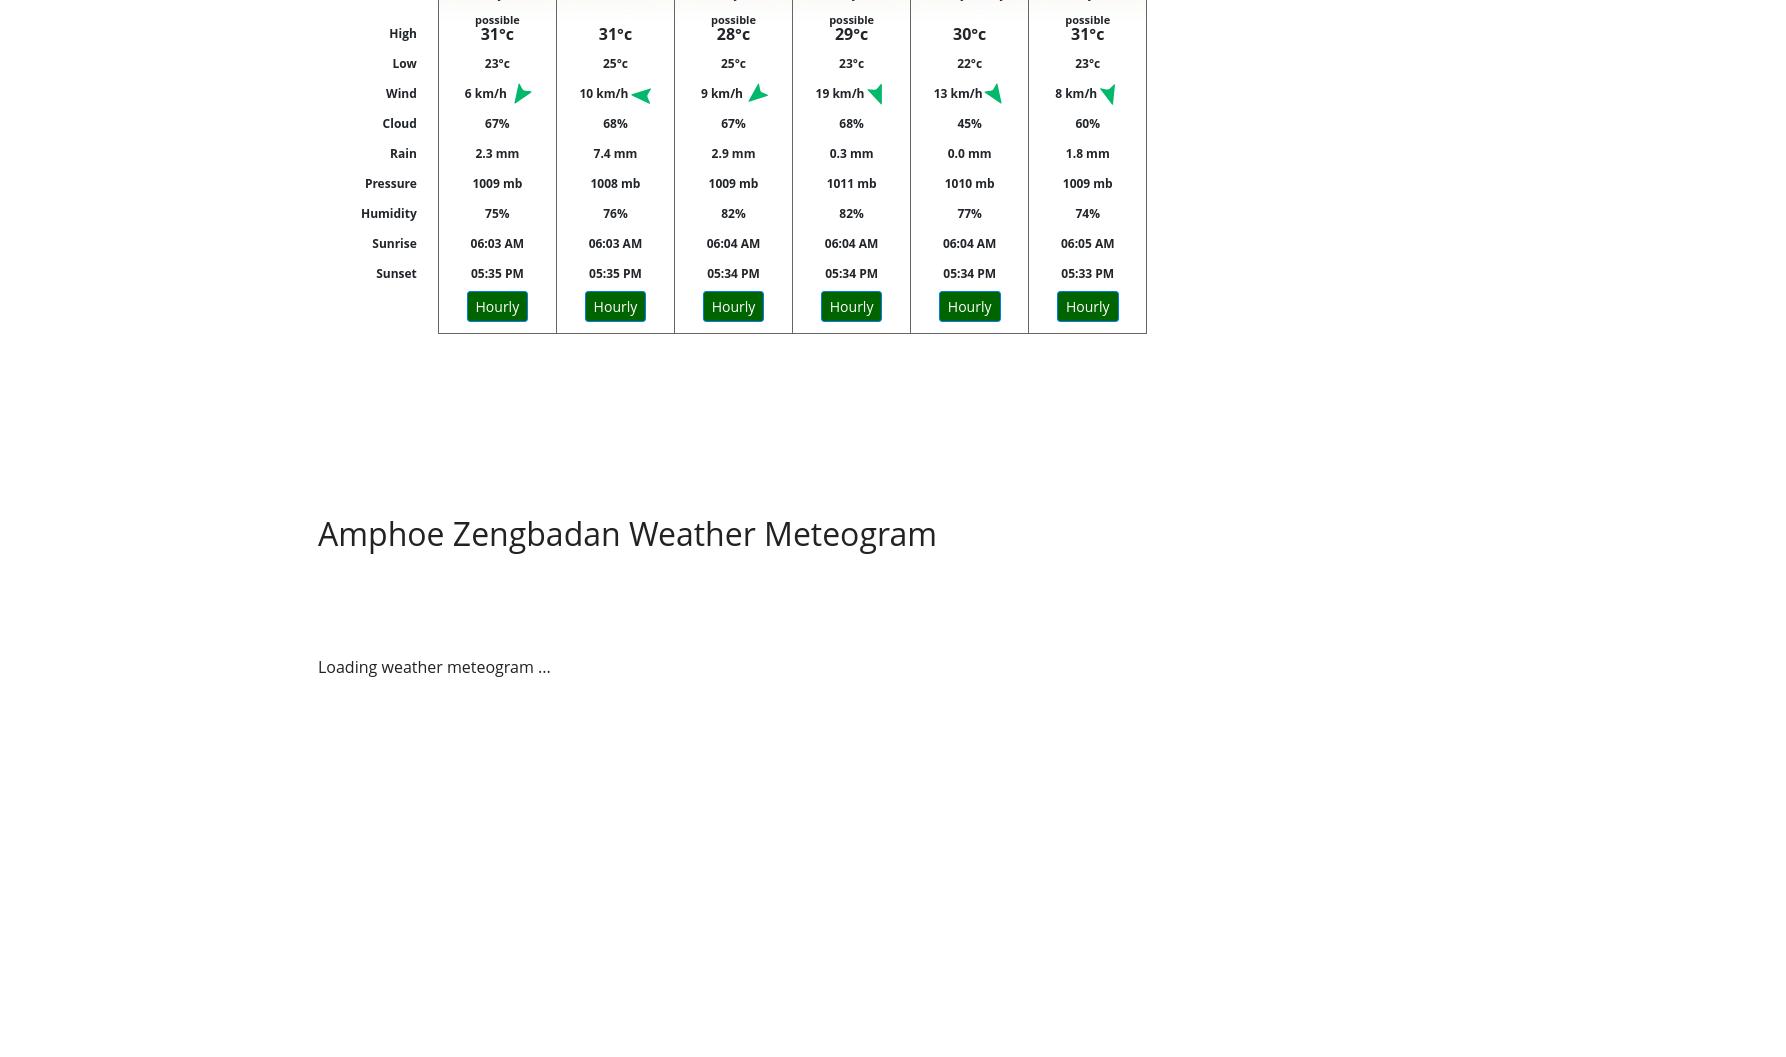 The height and width of the screenshot is (1057, 1786). What do you see at coordinates (614, 213) in the screenshot?
I see `'76%'` at bounding box center [614, 213].